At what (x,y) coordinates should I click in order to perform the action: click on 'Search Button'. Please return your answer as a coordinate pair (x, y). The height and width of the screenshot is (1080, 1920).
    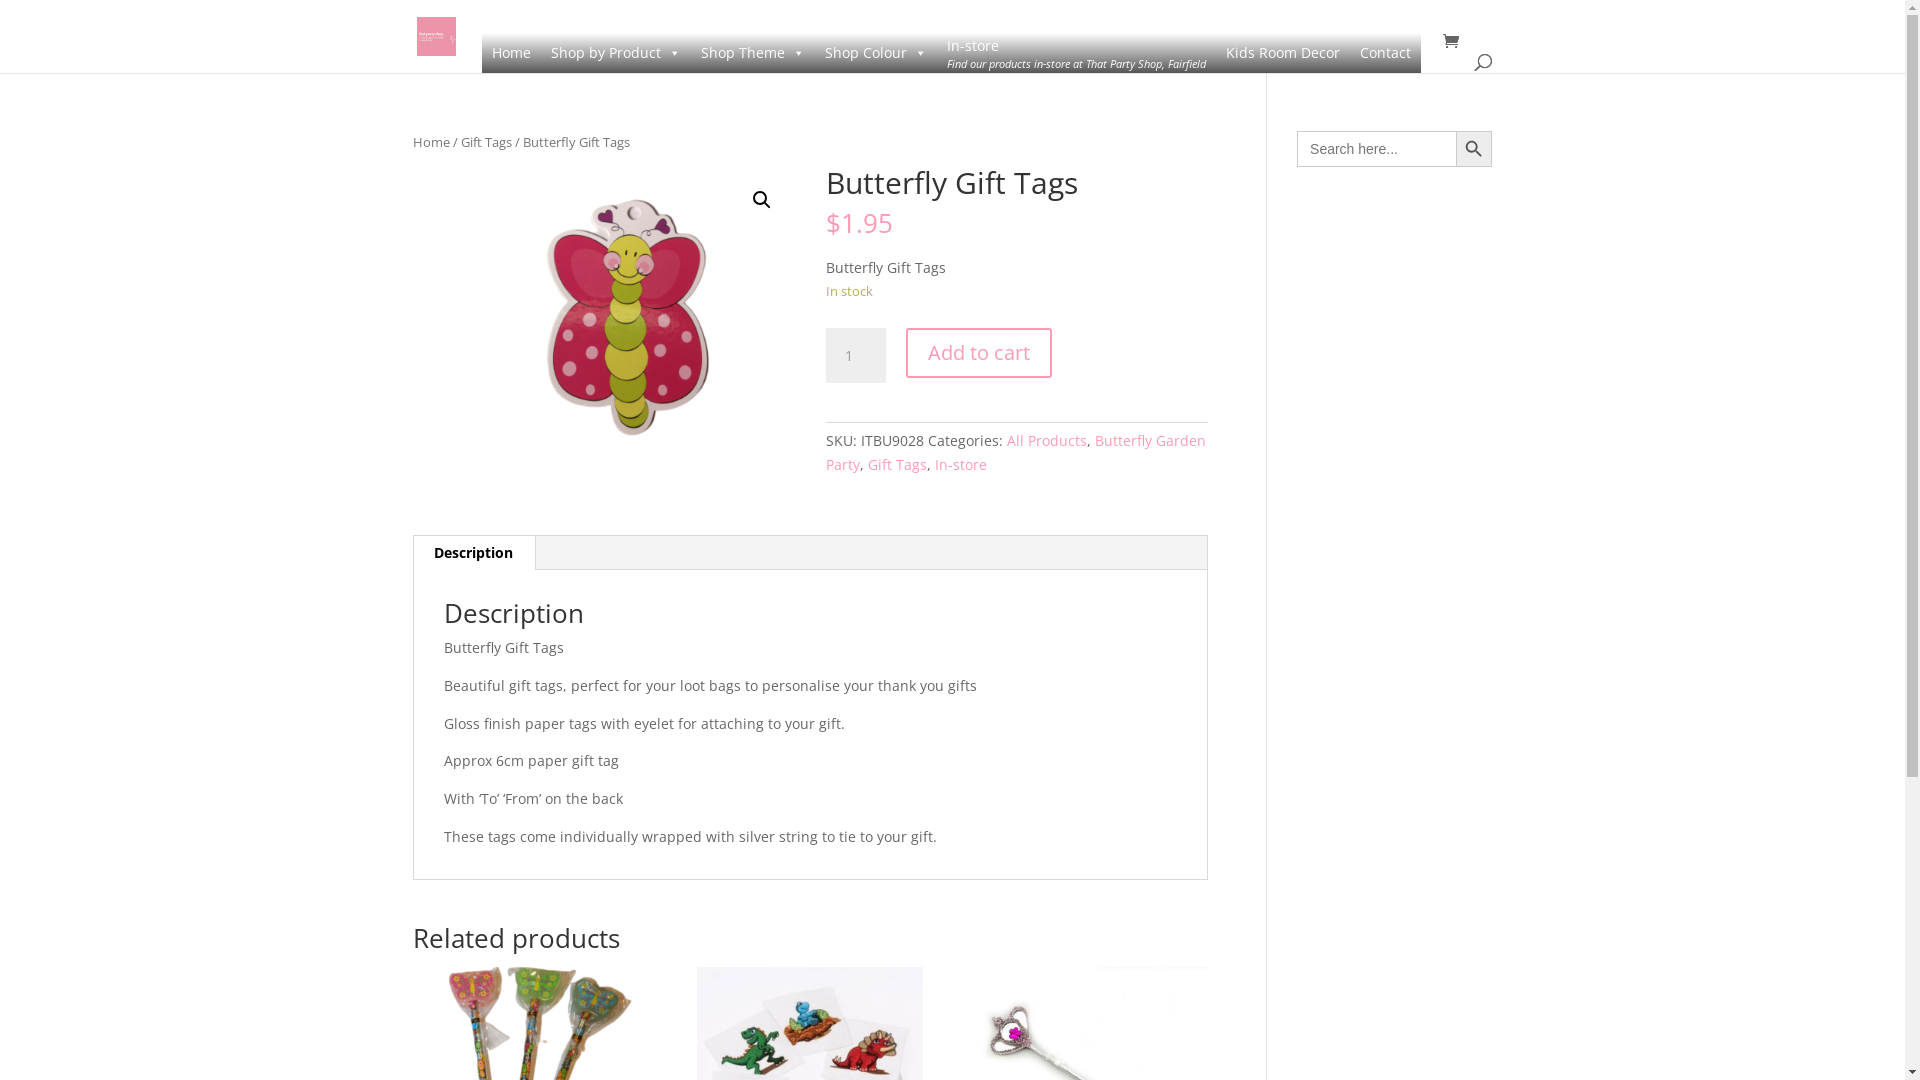
    Looking at the image, I should click on (1455, 148).